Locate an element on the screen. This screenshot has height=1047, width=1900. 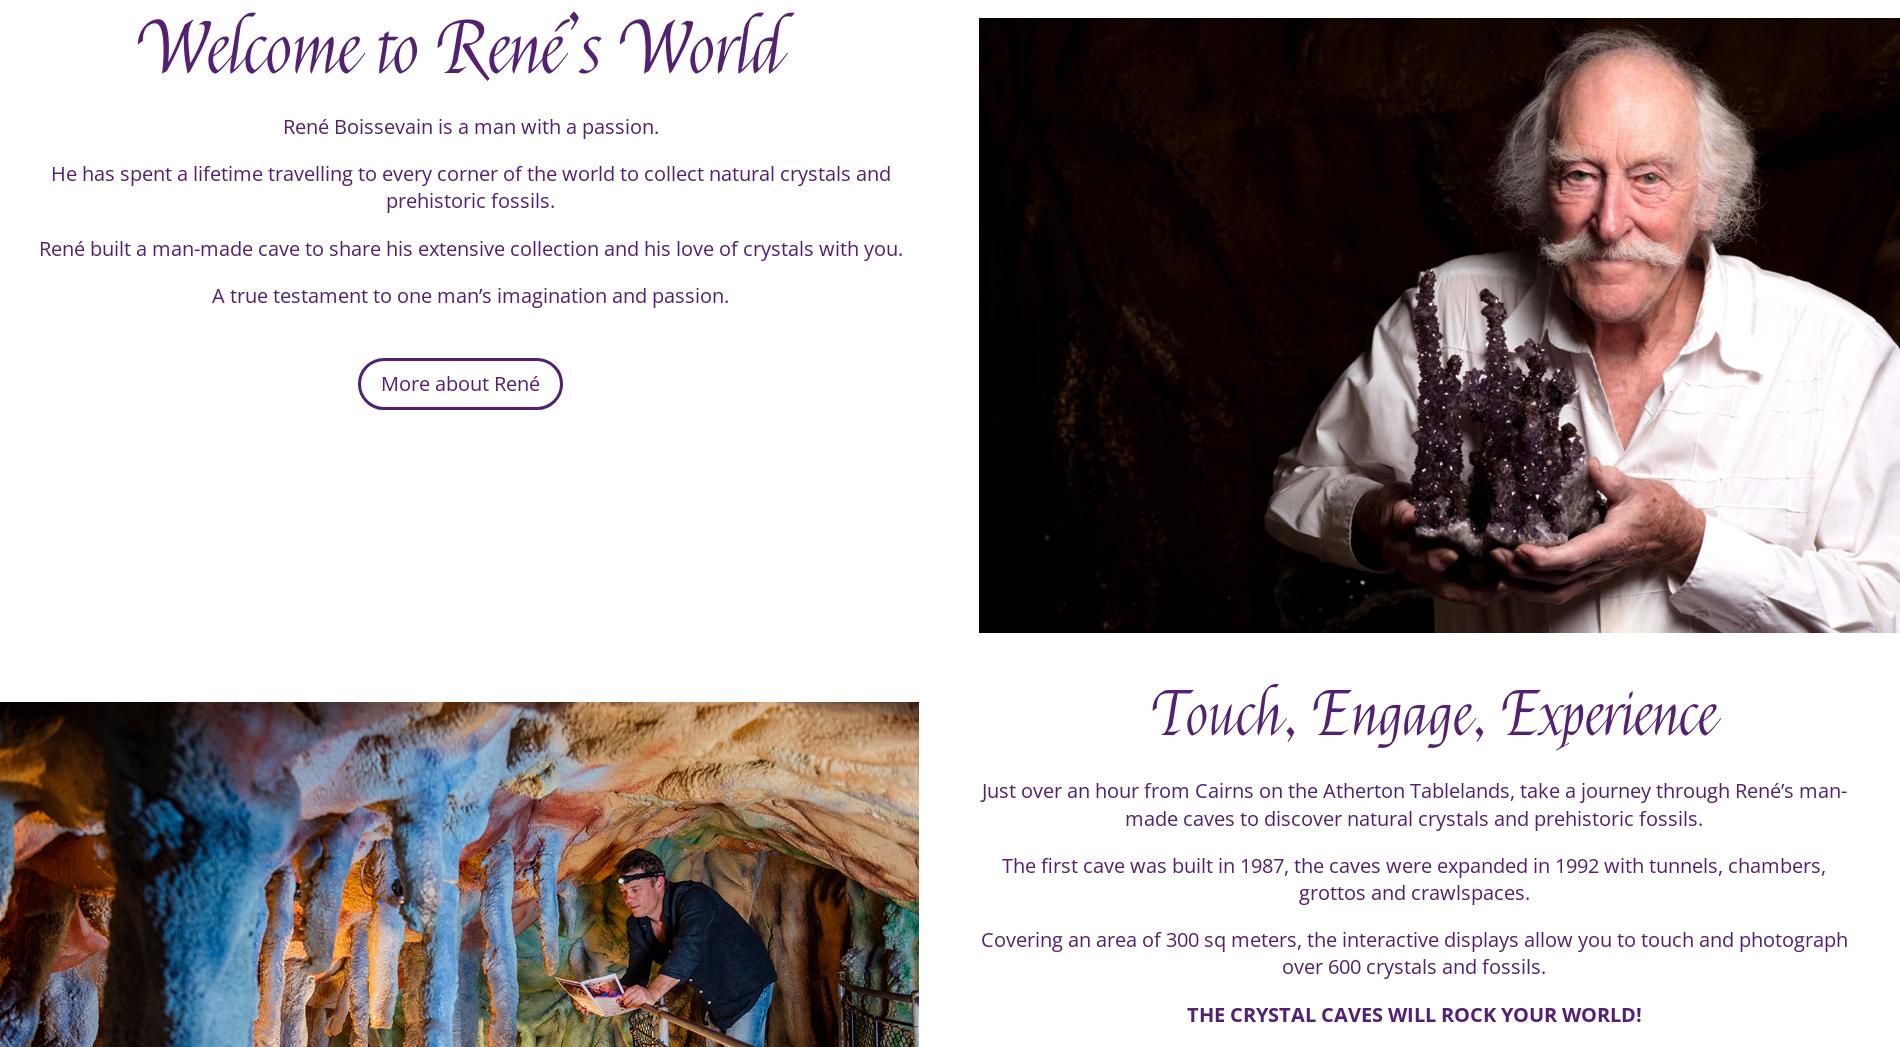
'Touch, Engage, Experience' is located at coordinates (1435, 730).